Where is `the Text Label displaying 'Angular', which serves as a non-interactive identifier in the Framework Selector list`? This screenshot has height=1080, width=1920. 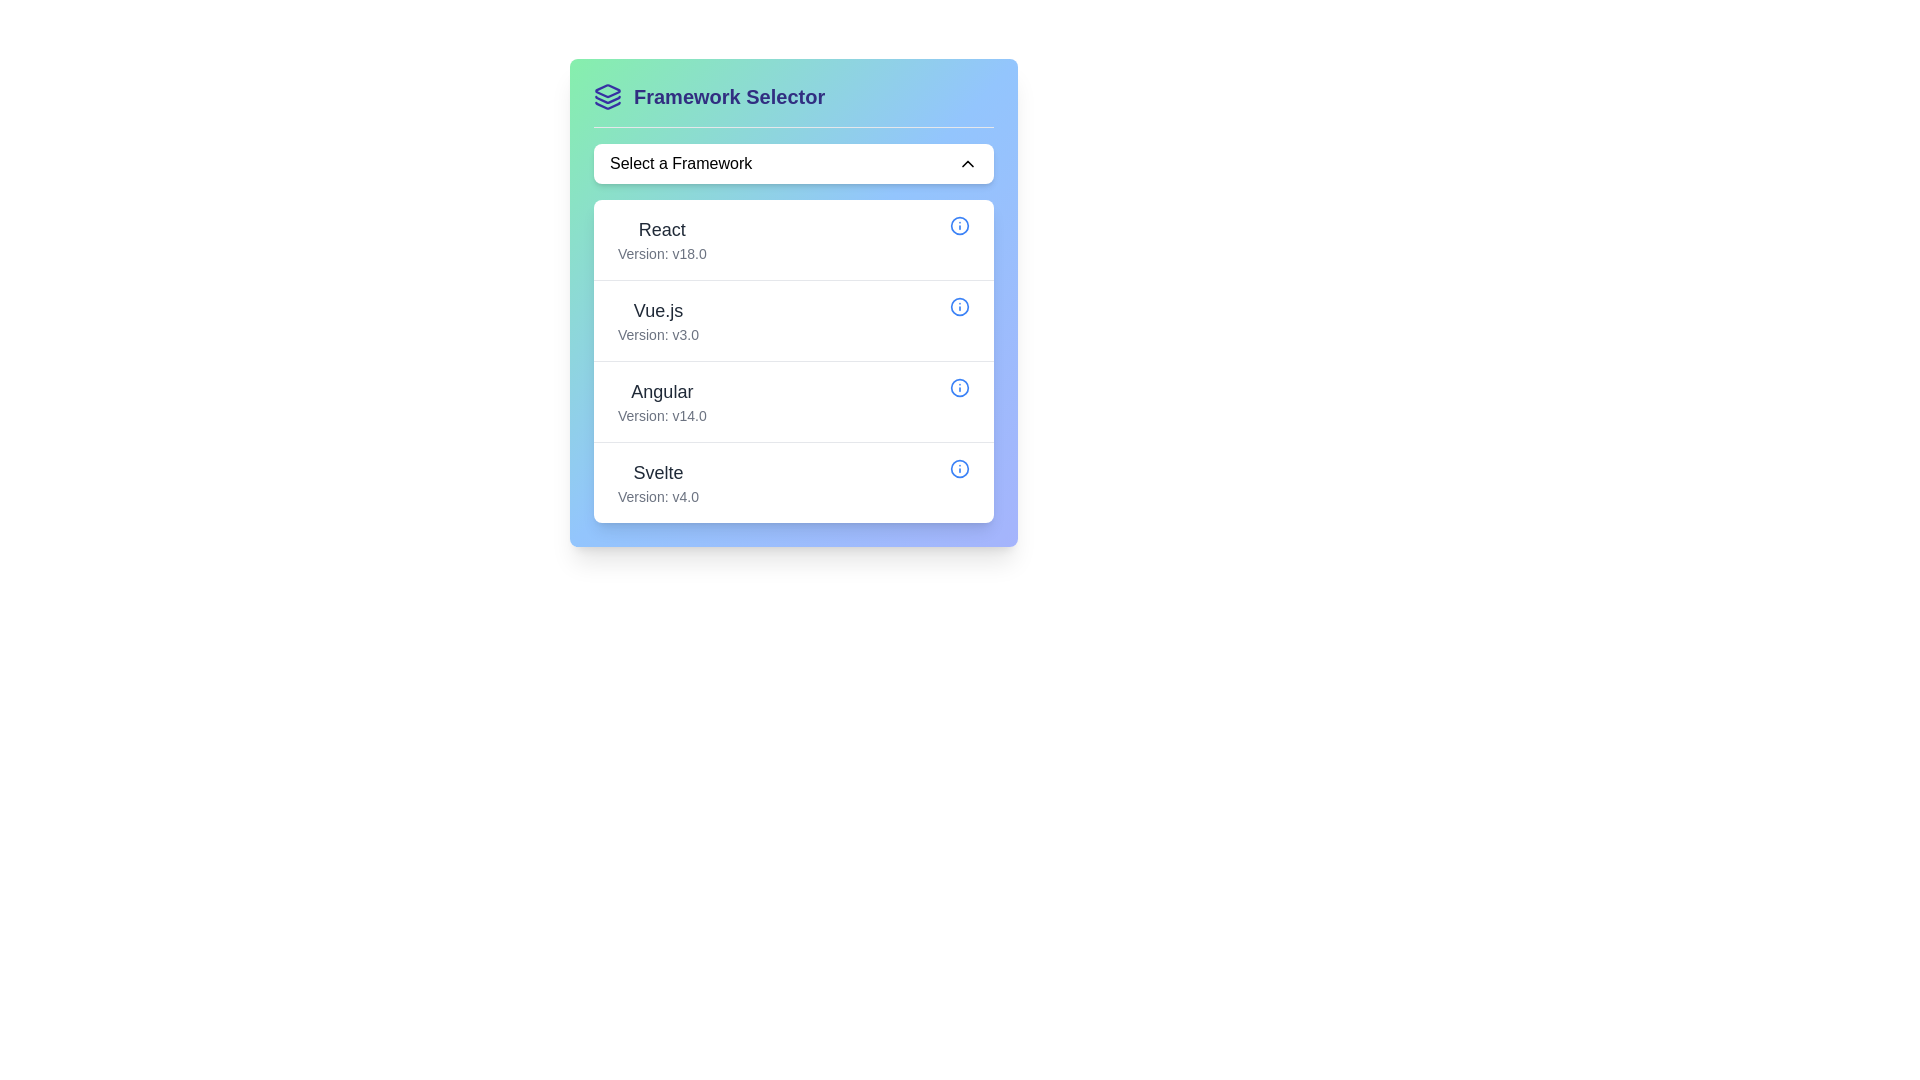 the Text Label displaying 'Angular', which serves as a non-interactive identifier in the Framework Selector list is located at coordinates (662, 392).